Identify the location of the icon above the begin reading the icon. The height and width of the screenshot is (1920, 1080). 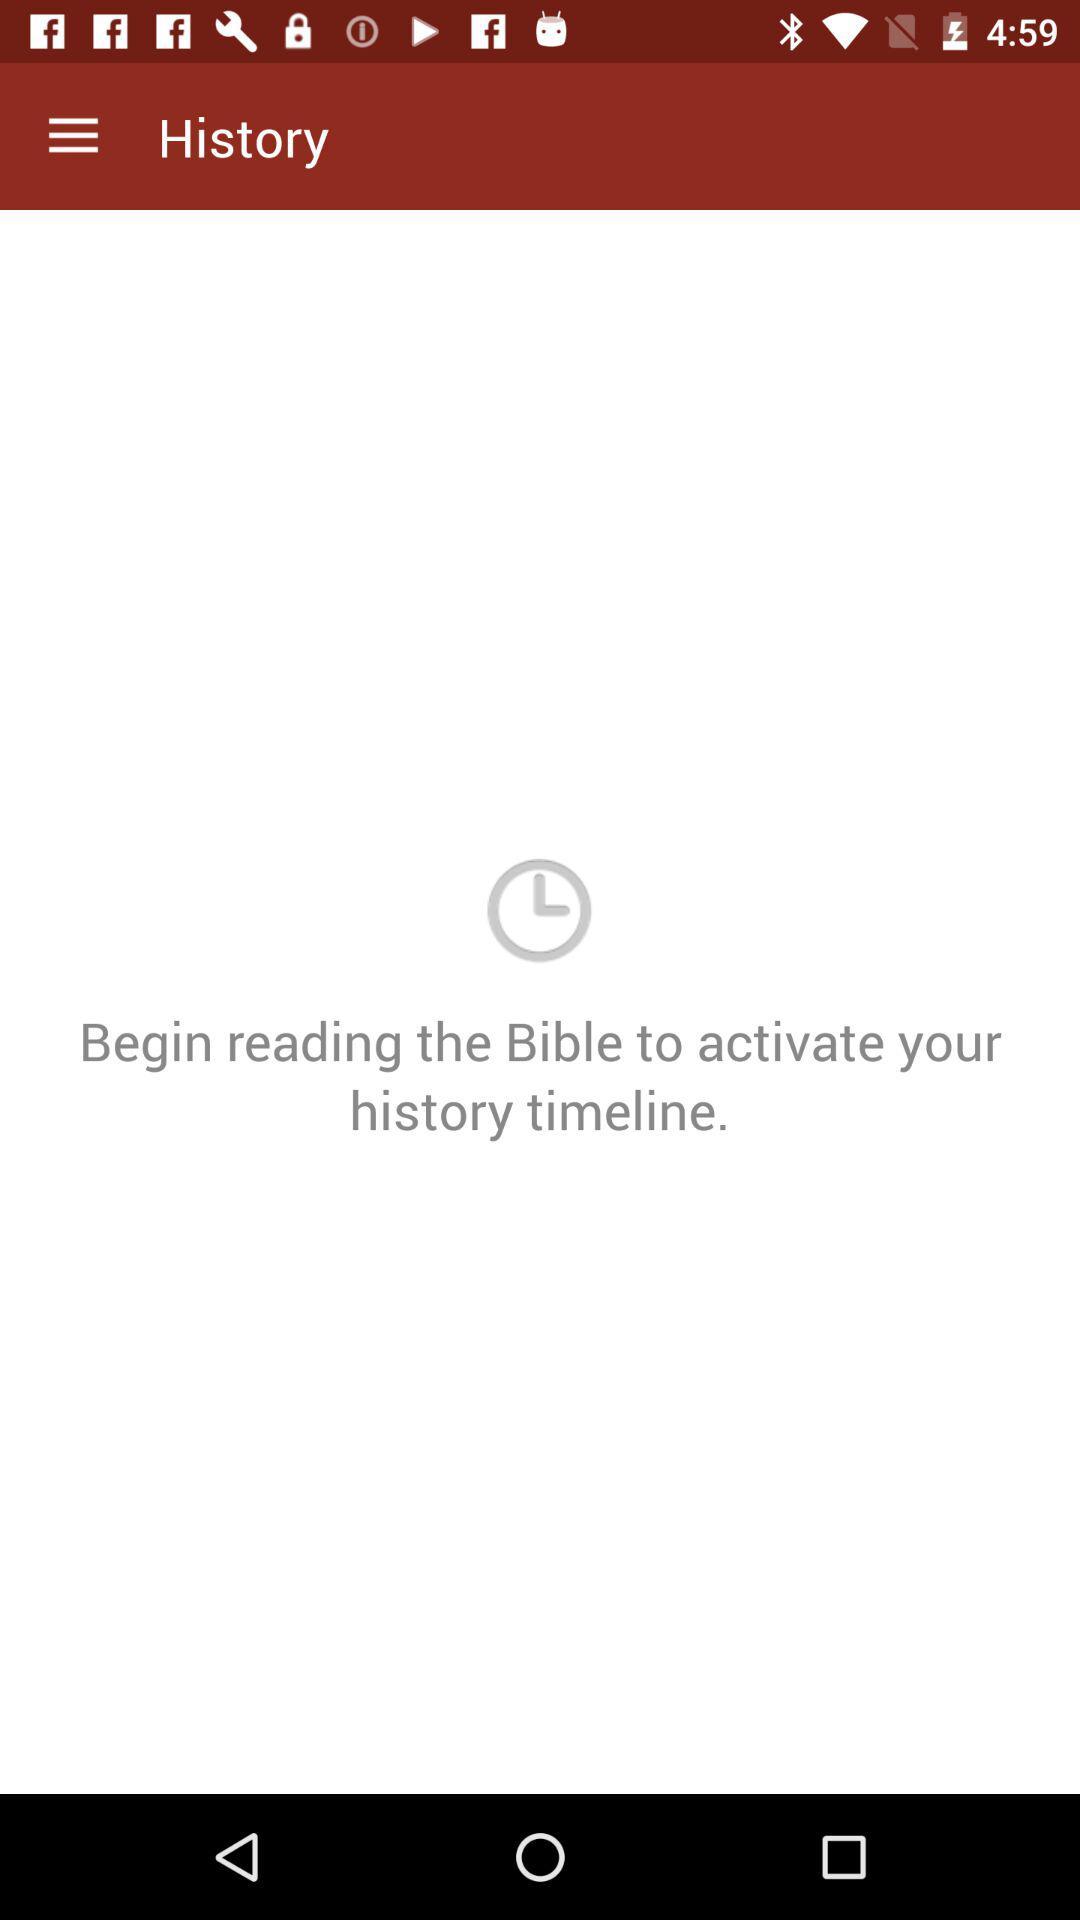
(72, 135).